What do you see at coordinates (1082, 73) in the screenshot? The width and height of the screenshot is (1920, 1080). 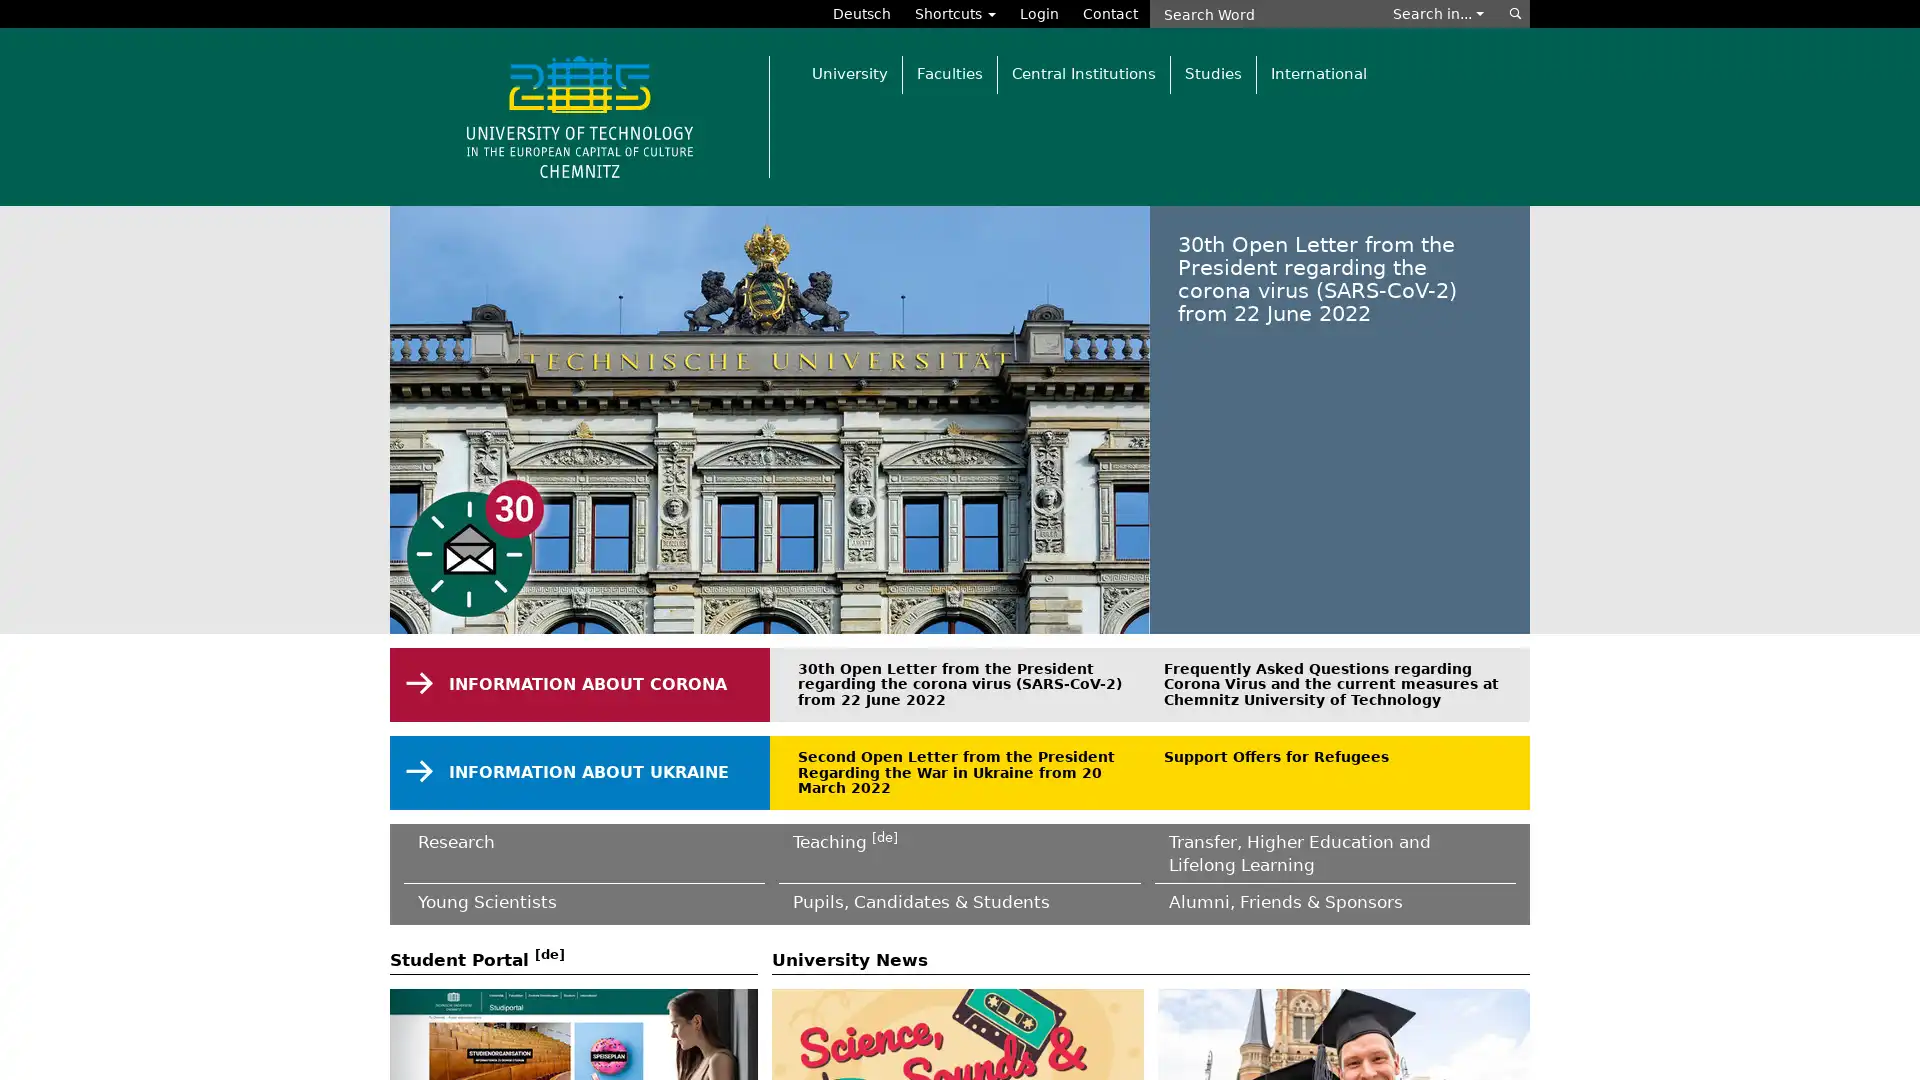 I see `Central Institutions` at bounding box center [1082, 73].